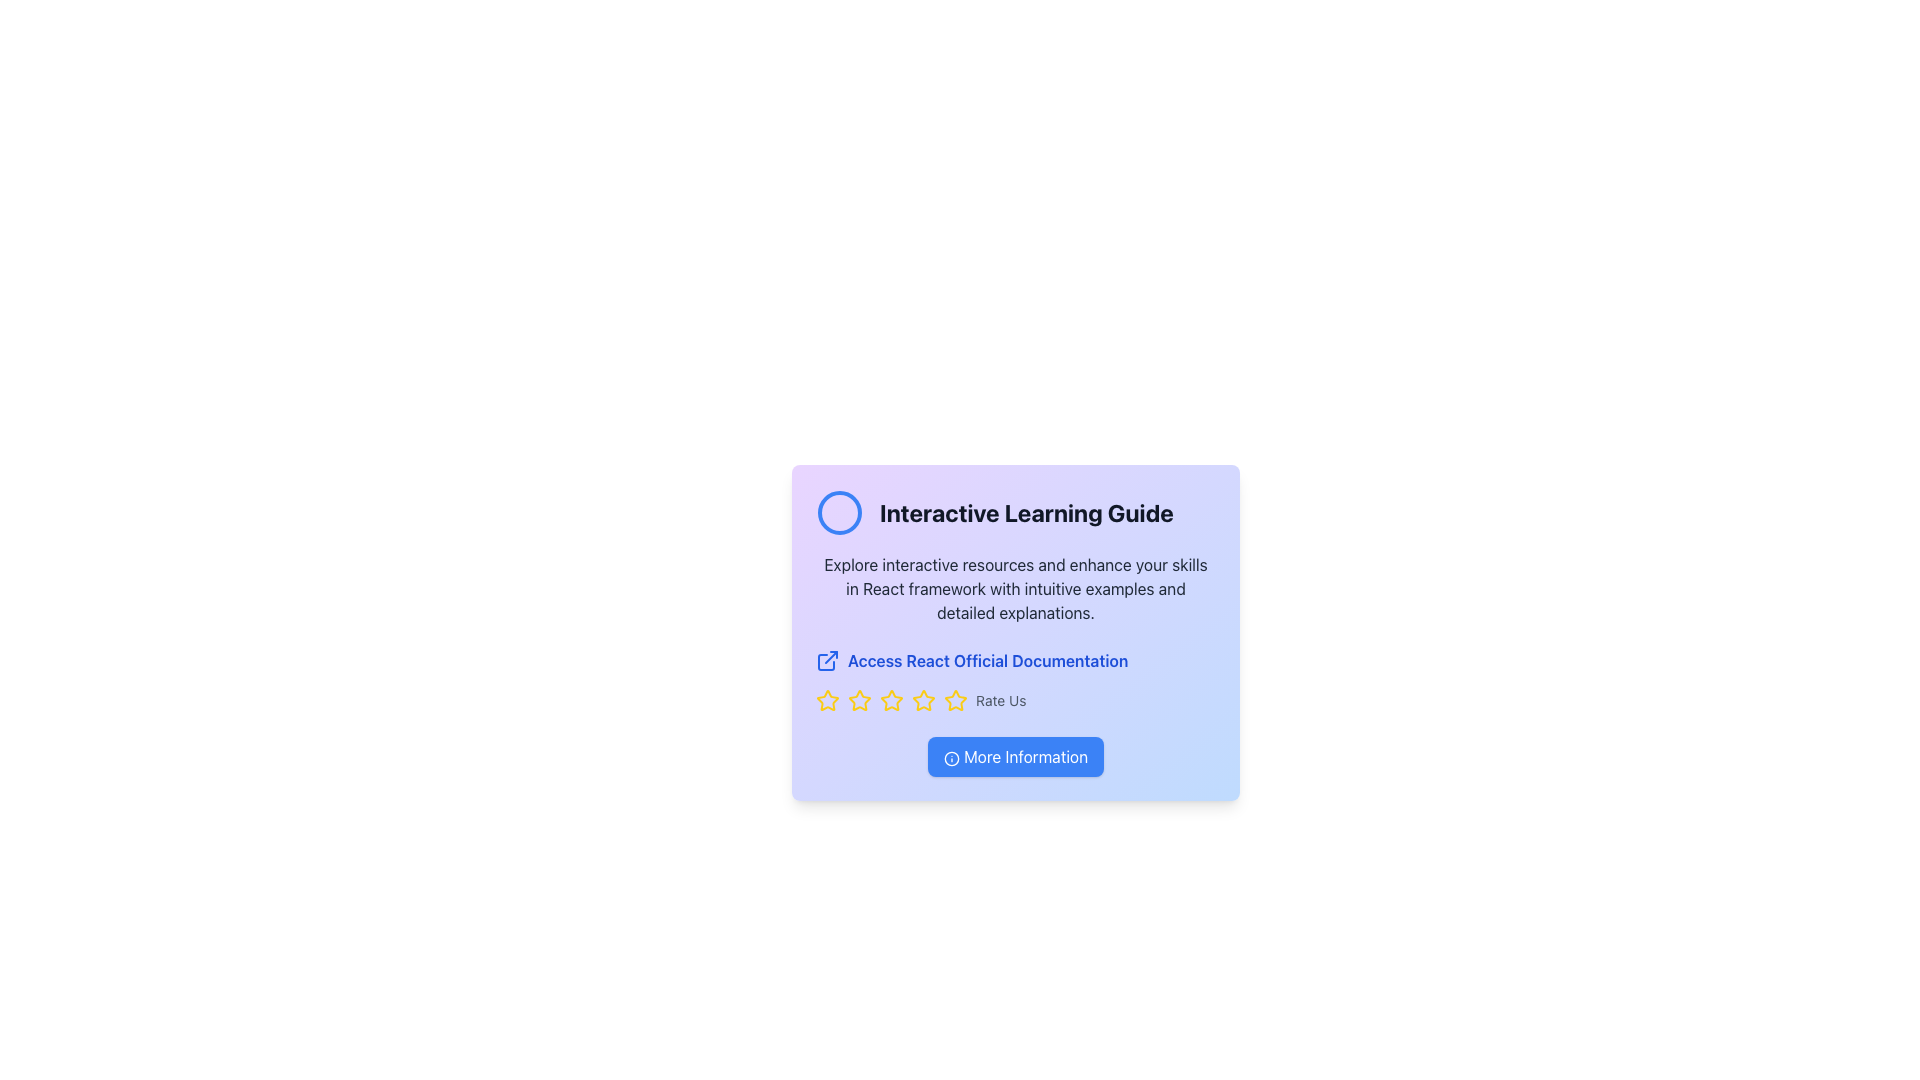 This screenshot has height=1080, width=1920. What do you see at coordinates (954, 700) in the screenshot?
I see `the fifth star icon in the rating system to indicate a rating of 5, which is located below the main content text of the card and aligned with similar stars that precede the text 'Rate Us'` at bounding box center [954, 700].